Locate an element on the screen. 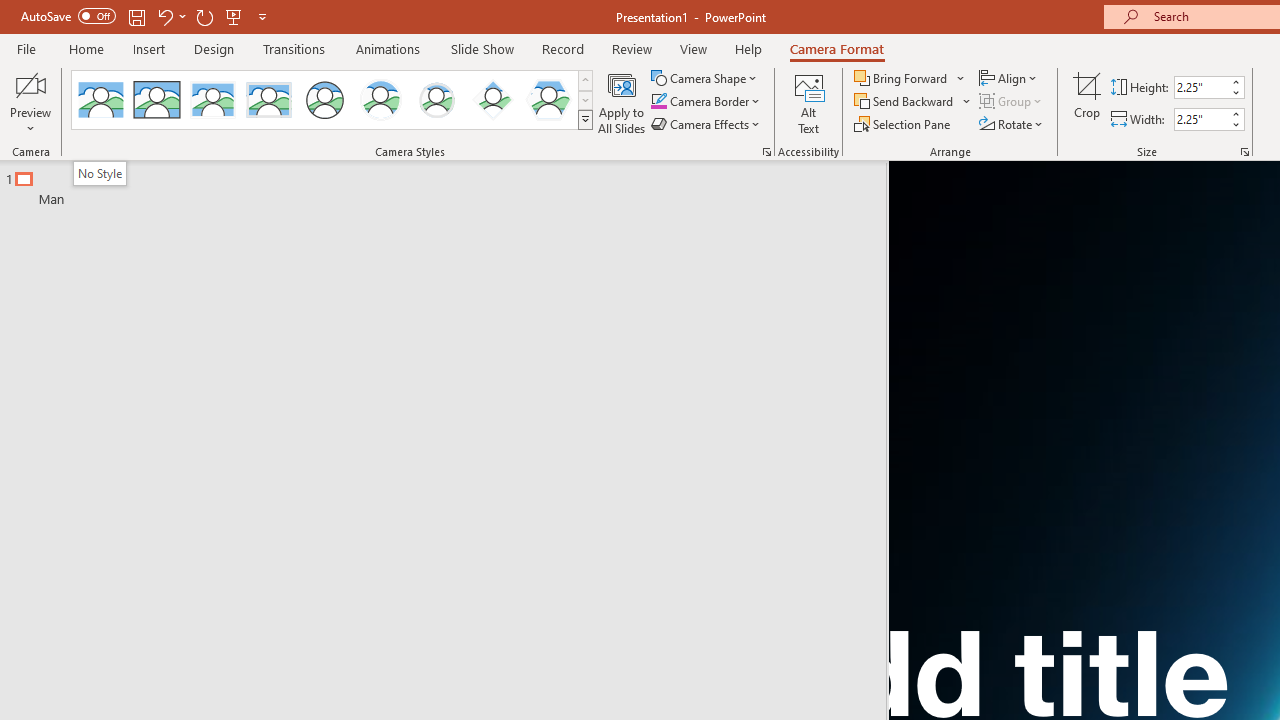  'Soft Edge Rectangle' is located at coordinates (267, 100).